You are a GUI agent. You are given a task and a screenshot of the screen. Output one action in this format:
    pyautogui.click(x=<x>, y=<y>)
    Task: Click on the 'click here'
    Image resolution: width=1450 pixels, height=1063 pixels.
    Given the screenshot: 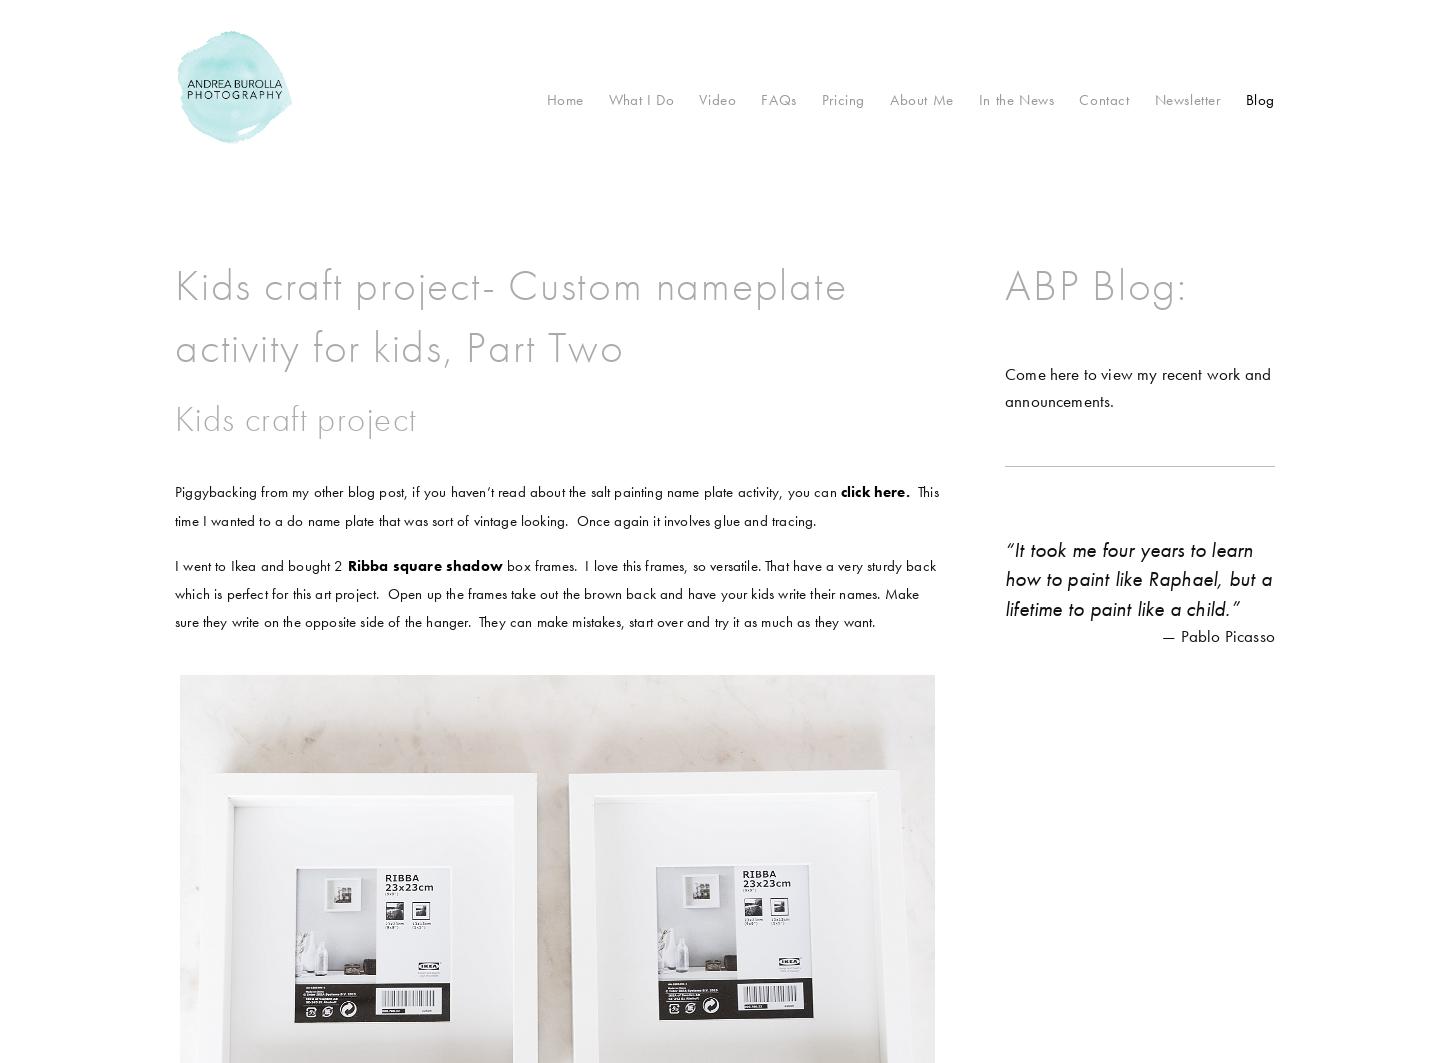 What is the action you would take?
    pyautogui.click(x=871, y=491)
    